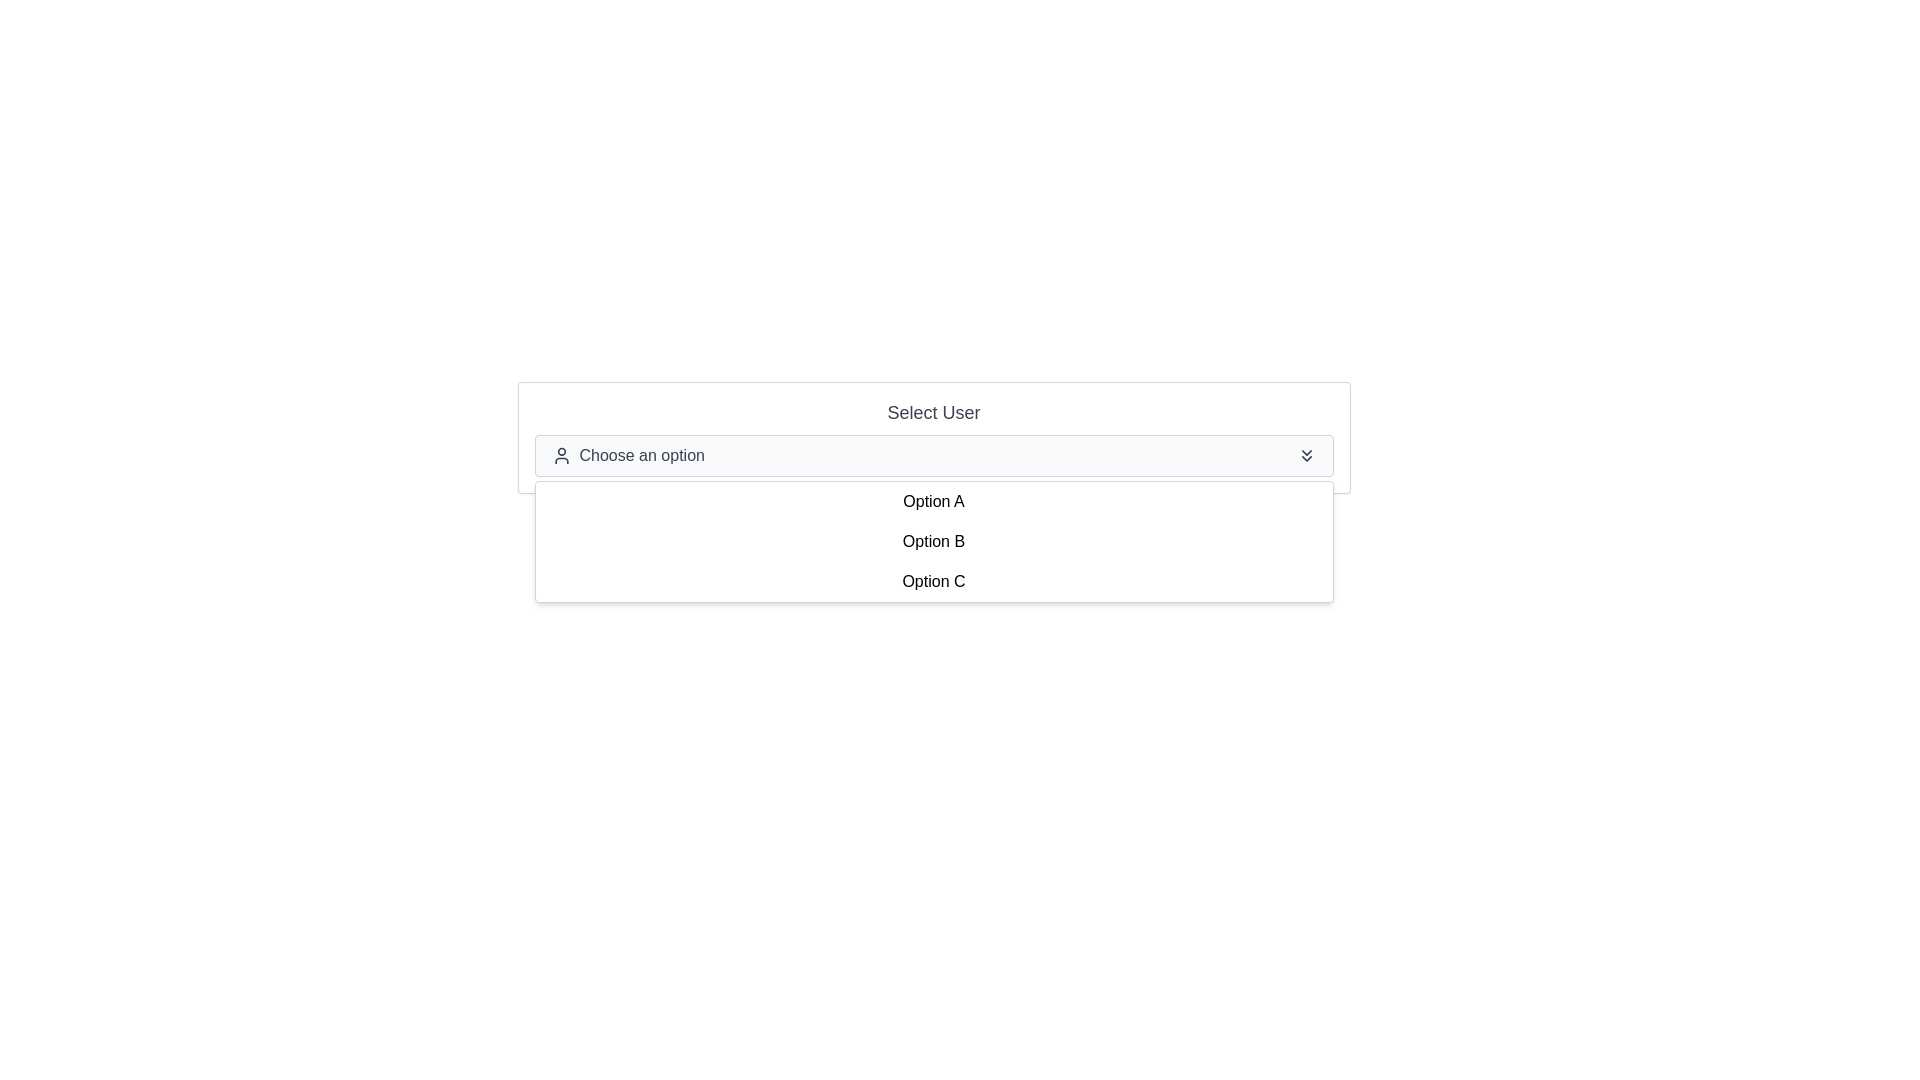 This screenshot has width=1920, height=1080. What do you see at coordinates (933, 411) in the screenshot?
I see `the text label that serves as an instruction for the dropdown menu labeled 'Choose an option'` at bounding box center [933, 411].